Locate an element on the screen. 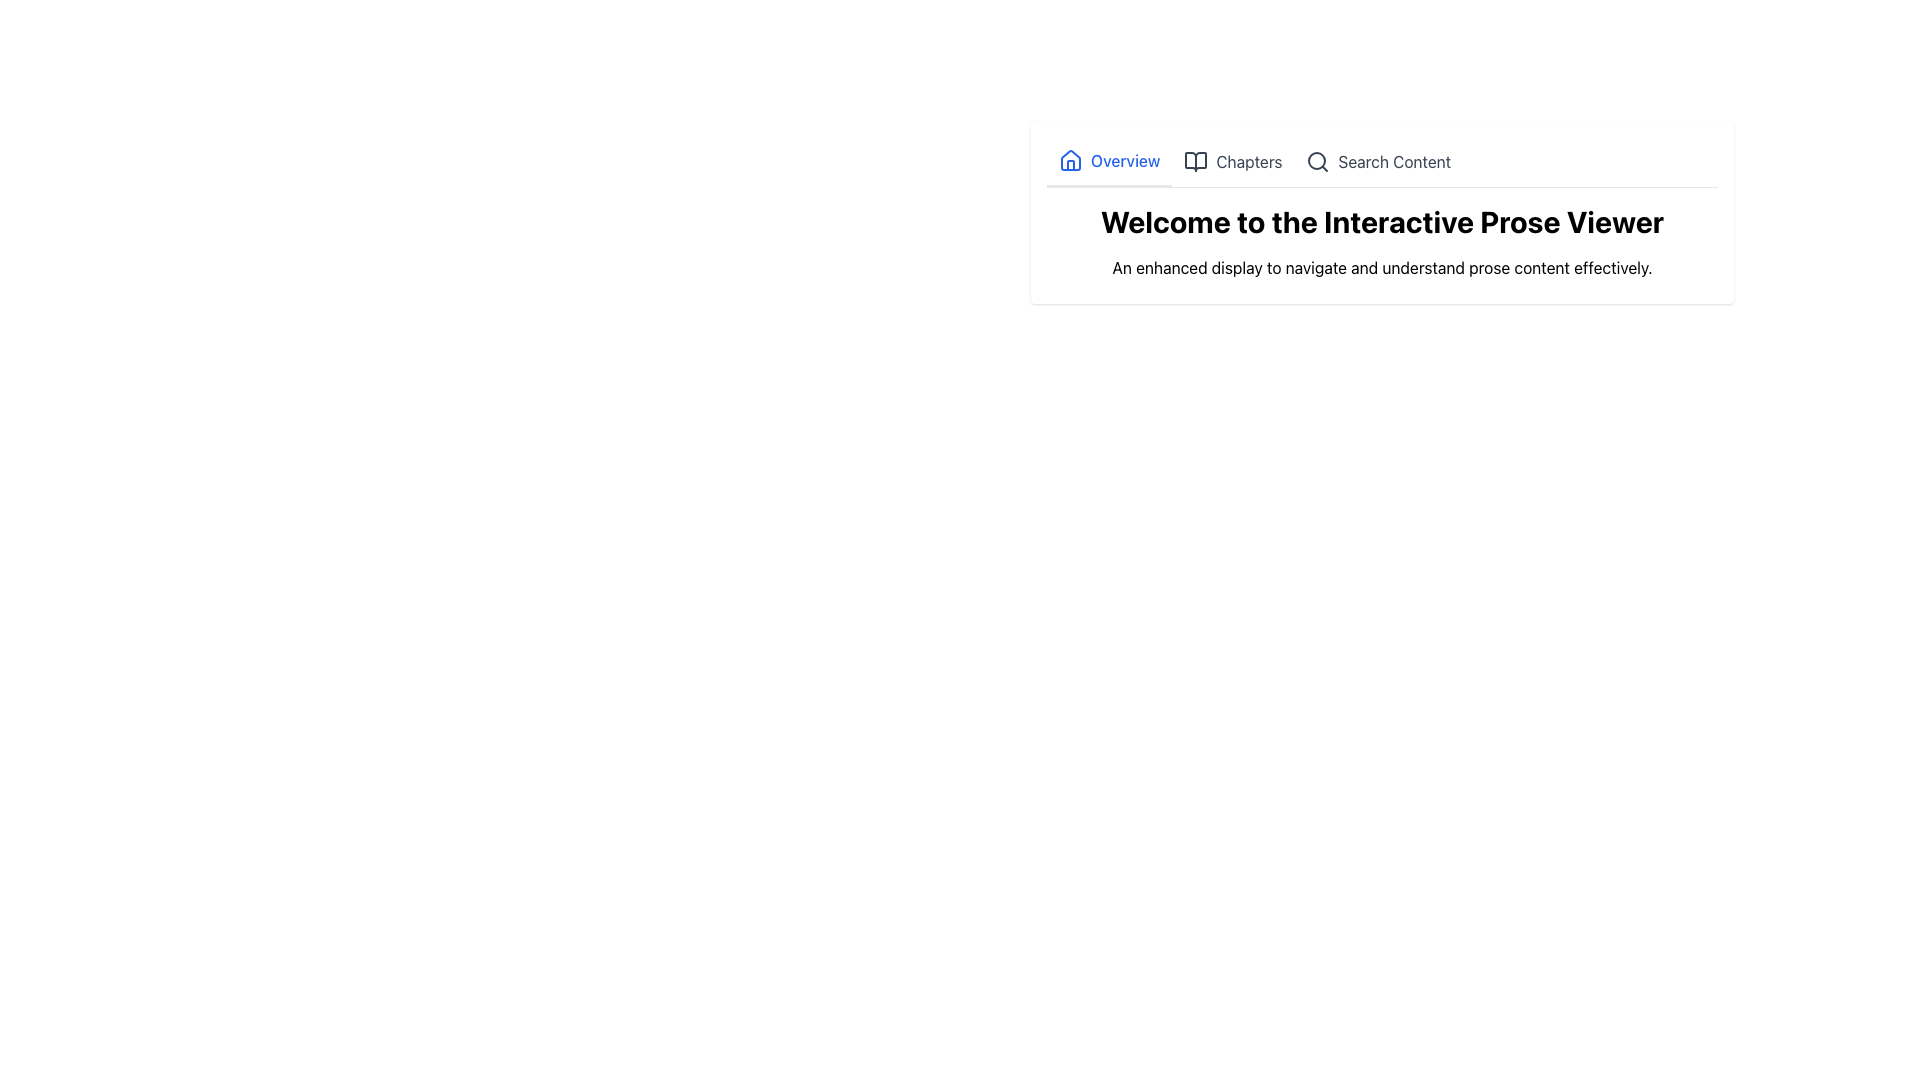 The width and height of the screenshot is (1920, 1080). the 'Search Content' button with a magnifying glass icon located at the top right of the navigation bar is located at coordinates (1377, 161).